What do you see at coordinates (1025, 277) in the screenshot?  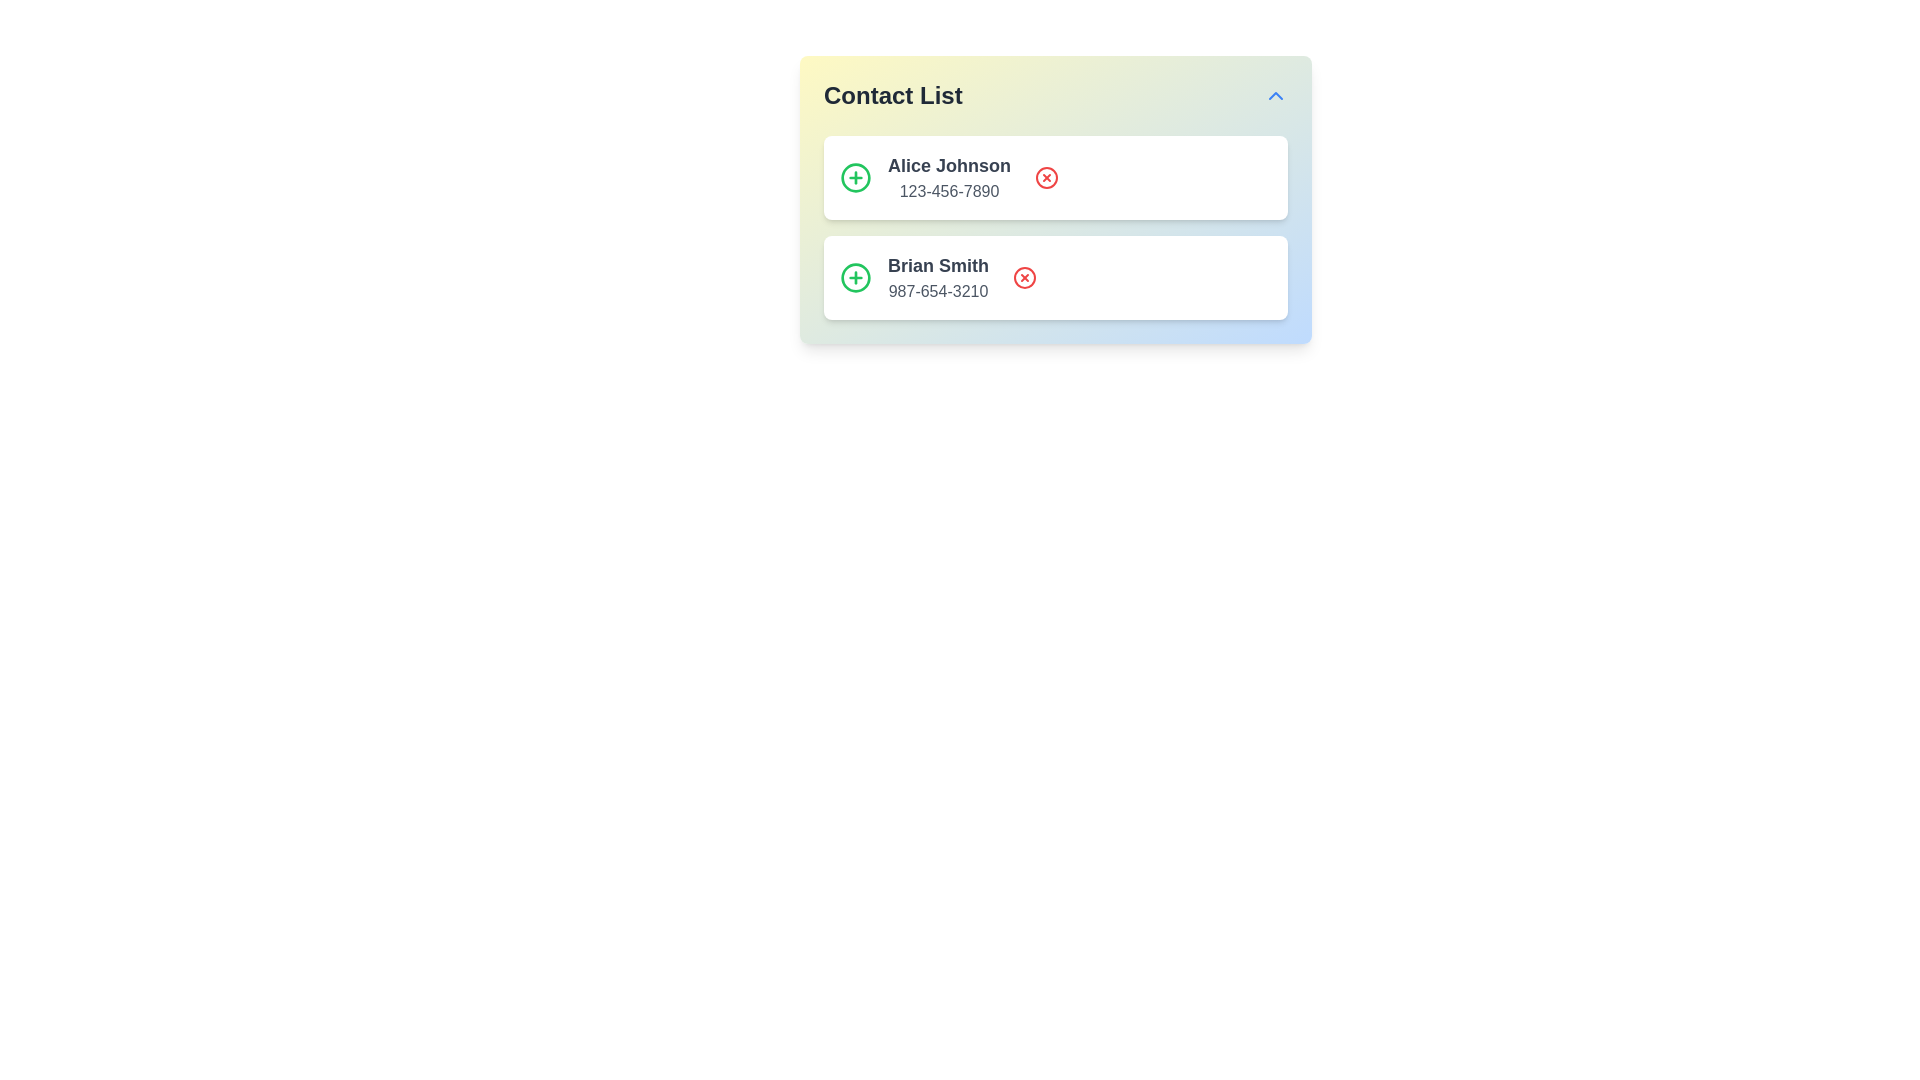 I see `the delete button located in the bottom-right corner of the card named 'Brian Smith'` at bounding box center [1025, 277].